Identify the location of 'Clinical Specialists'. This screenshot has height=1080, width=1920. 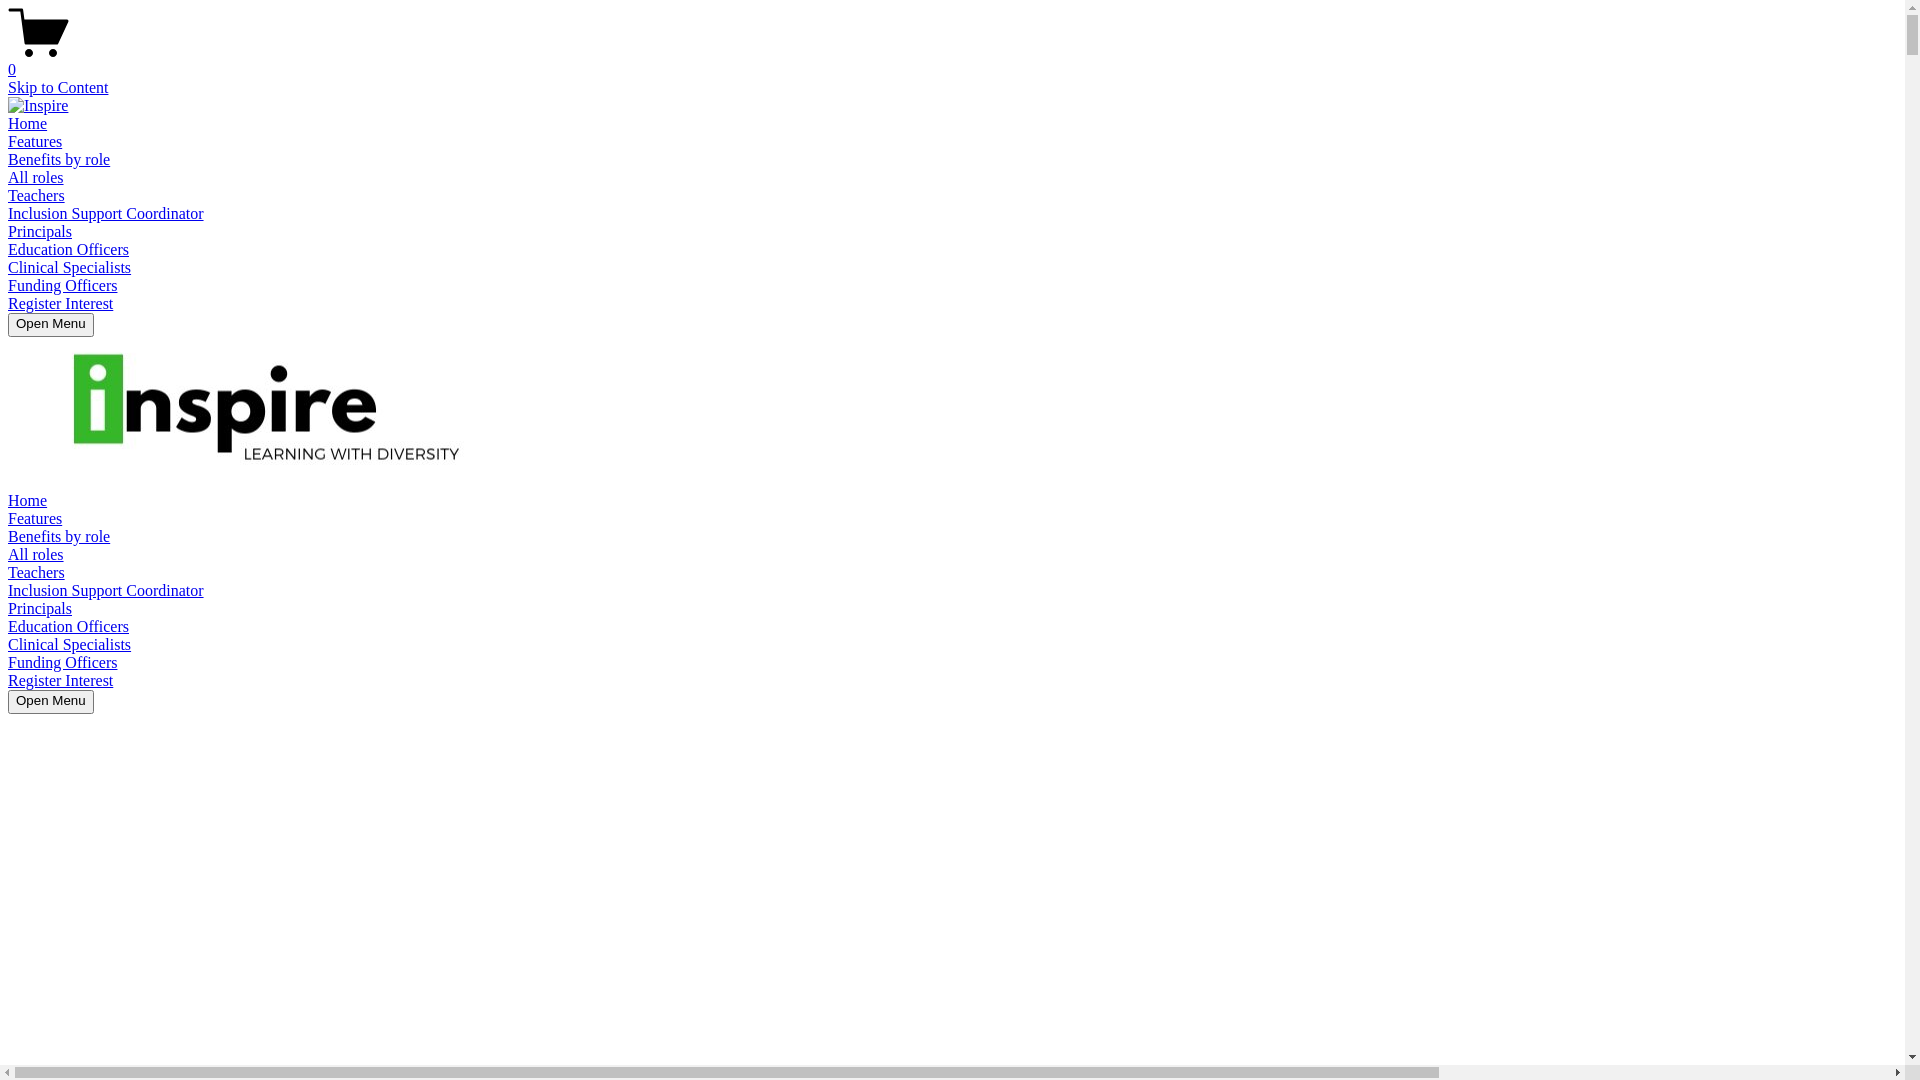
(8, 266).